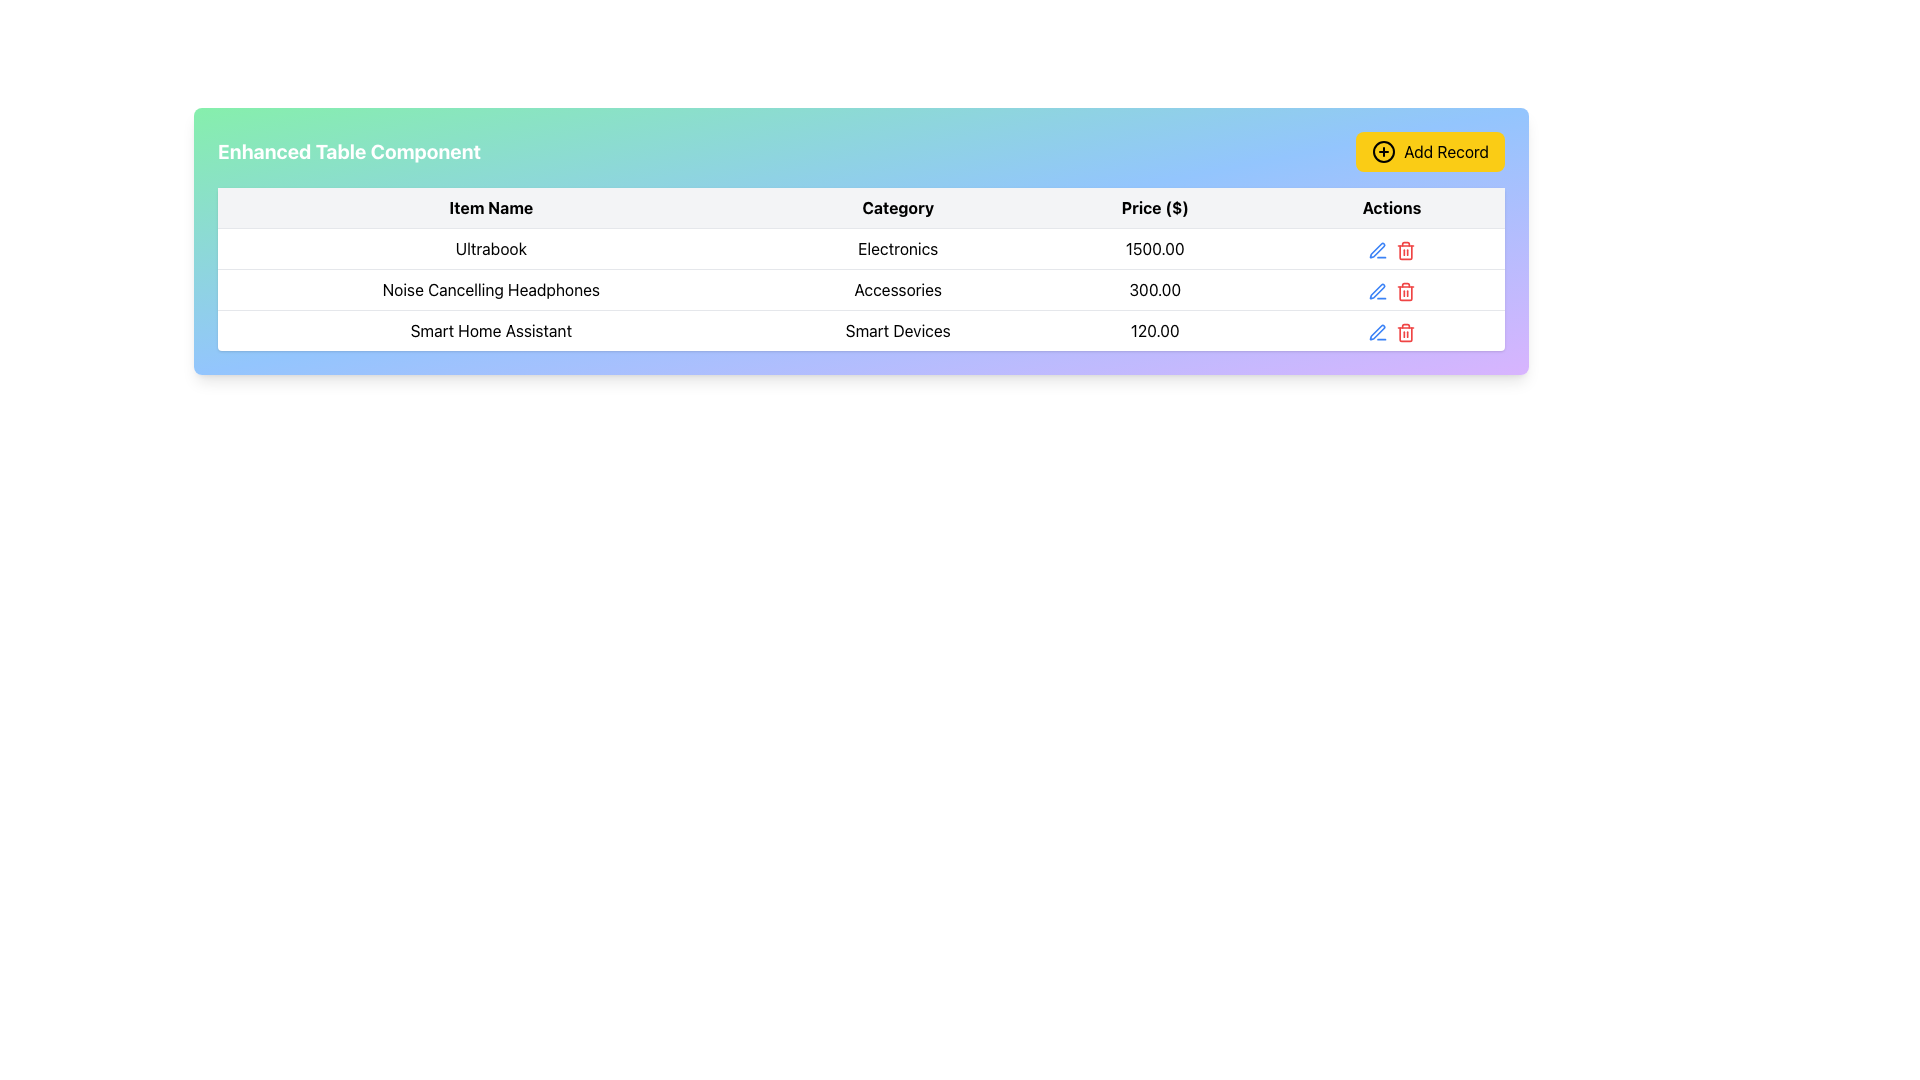  Describe the element at coordinates (1376, 249) in the screenshot. I see `the edit button for the 'Noise Cancelling Headphones' entry located` at that location.